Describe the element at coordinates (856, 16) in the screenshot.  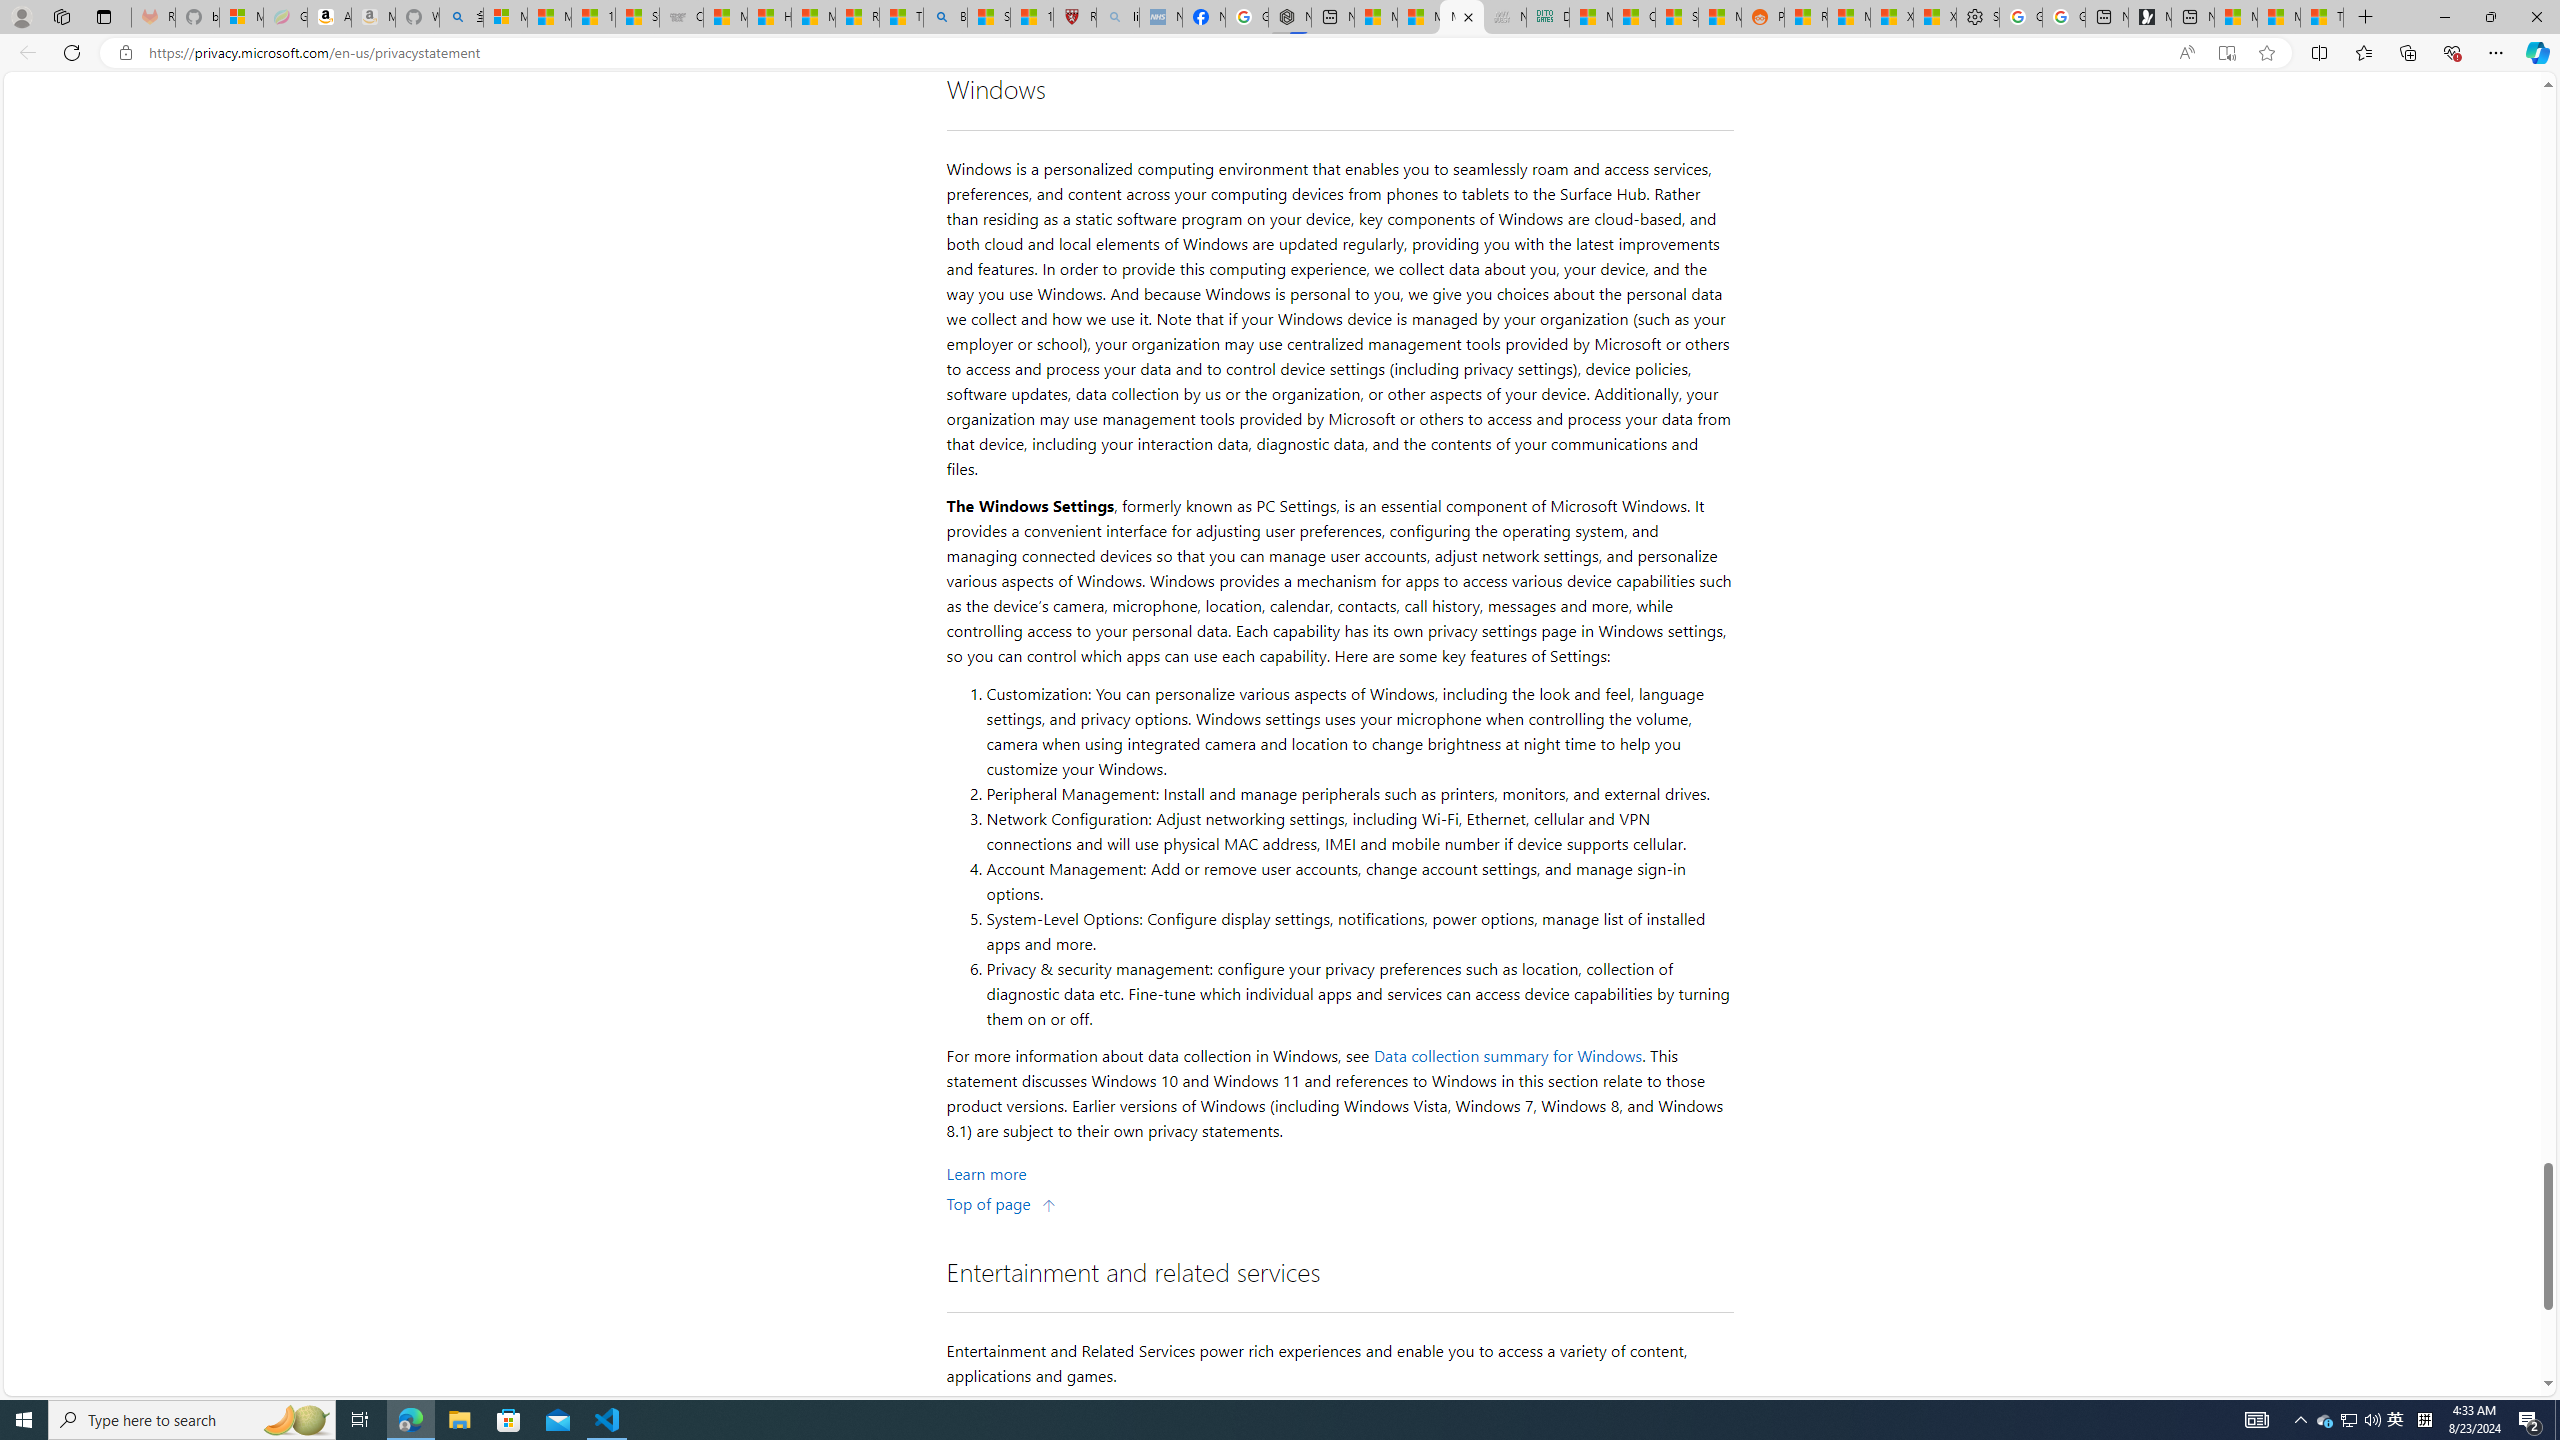
I see `'Recipes - MSN'` at that location.